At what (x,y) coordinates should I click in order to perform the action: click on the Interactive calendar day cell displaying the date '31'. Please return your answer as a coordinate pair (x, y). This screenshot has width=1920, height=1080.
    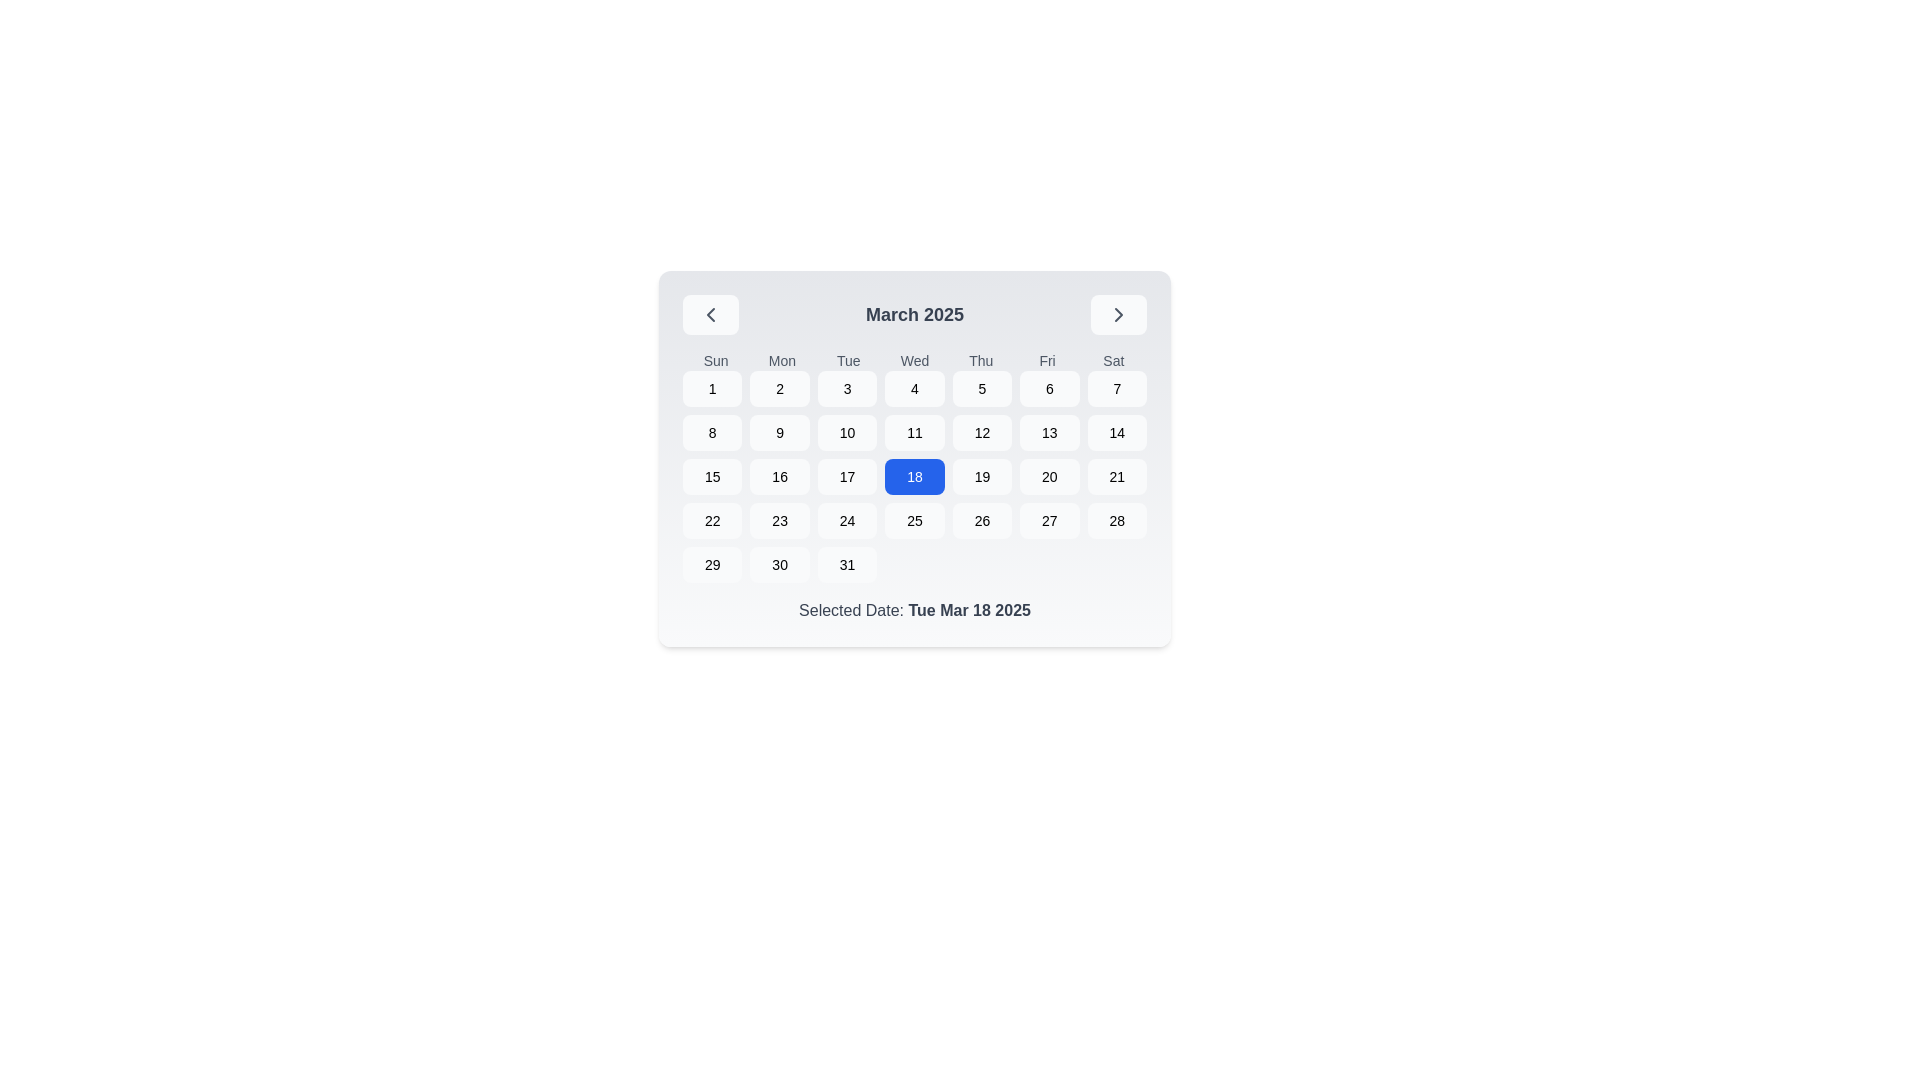
    Looking at the image, I should click on (847, 564).